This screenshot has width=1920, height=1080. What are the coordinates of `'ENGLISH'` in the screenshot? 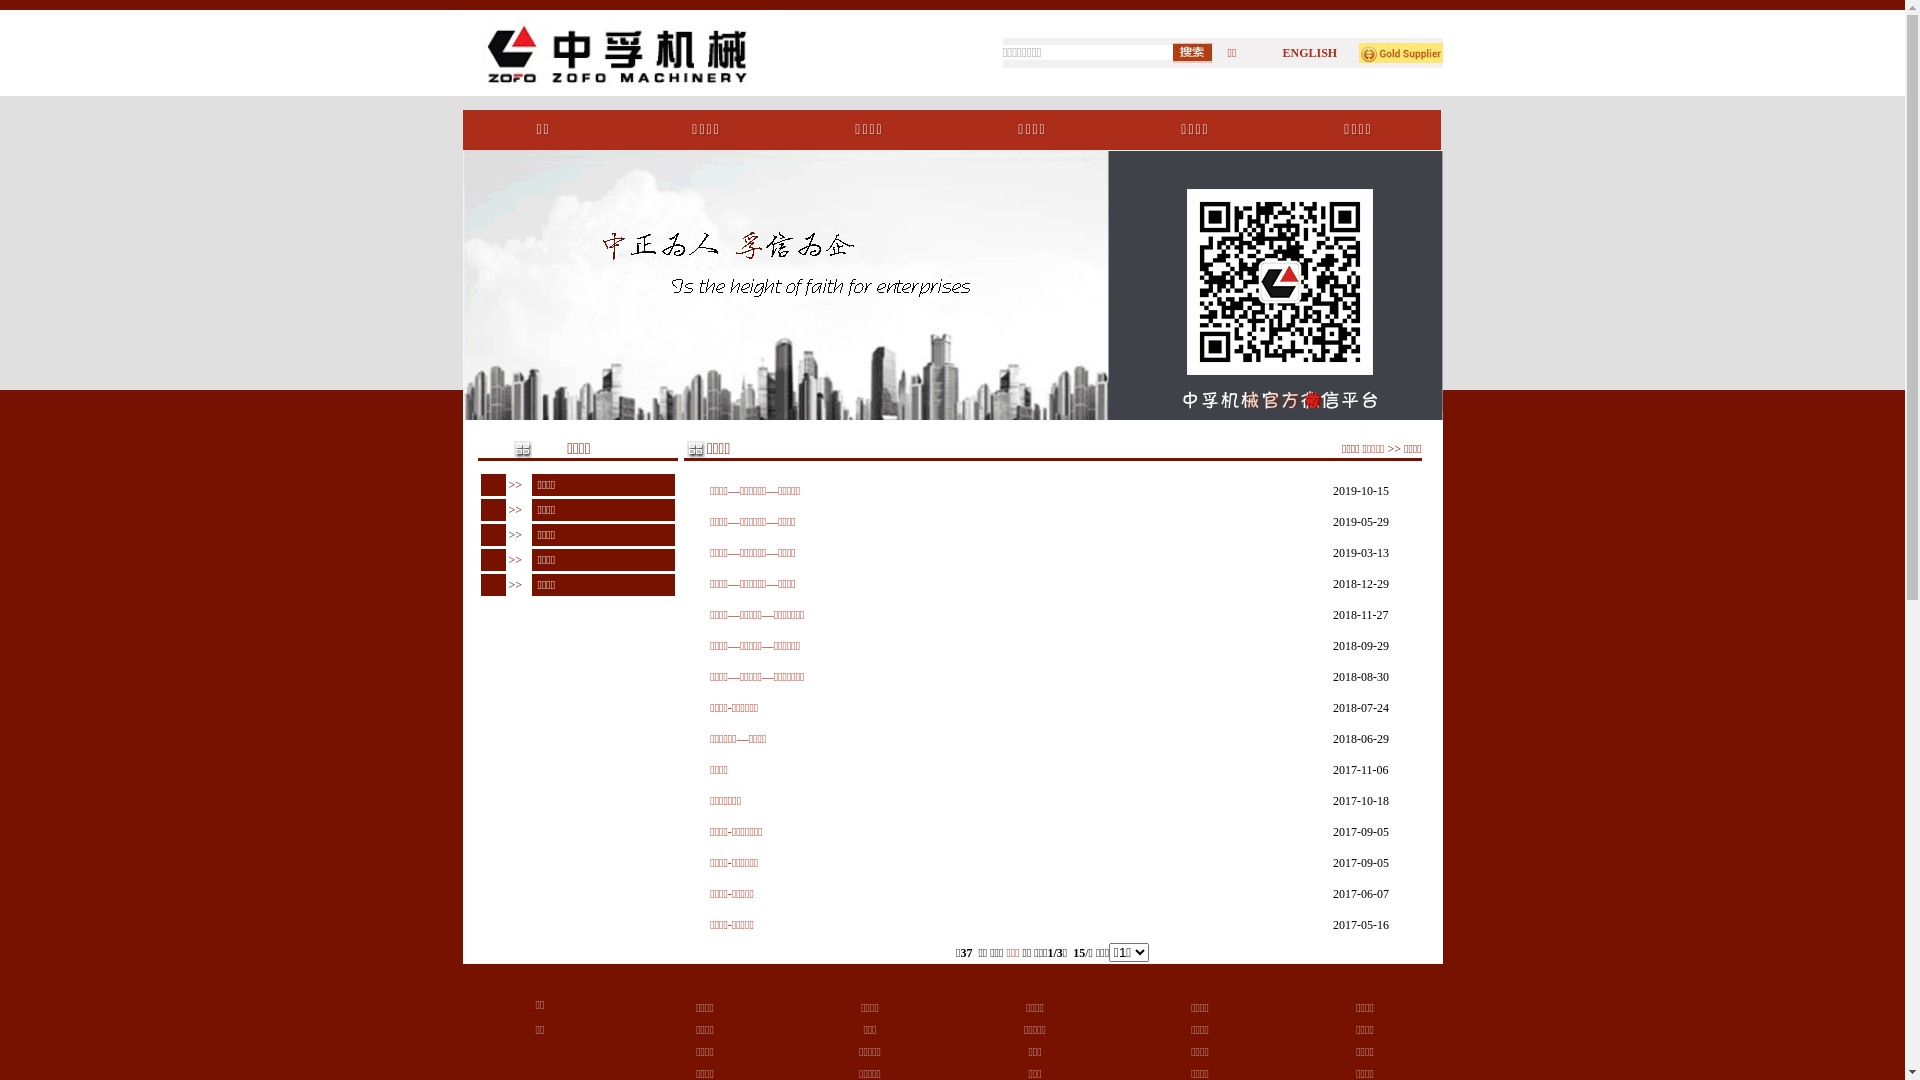 It's located at (1309, 52).